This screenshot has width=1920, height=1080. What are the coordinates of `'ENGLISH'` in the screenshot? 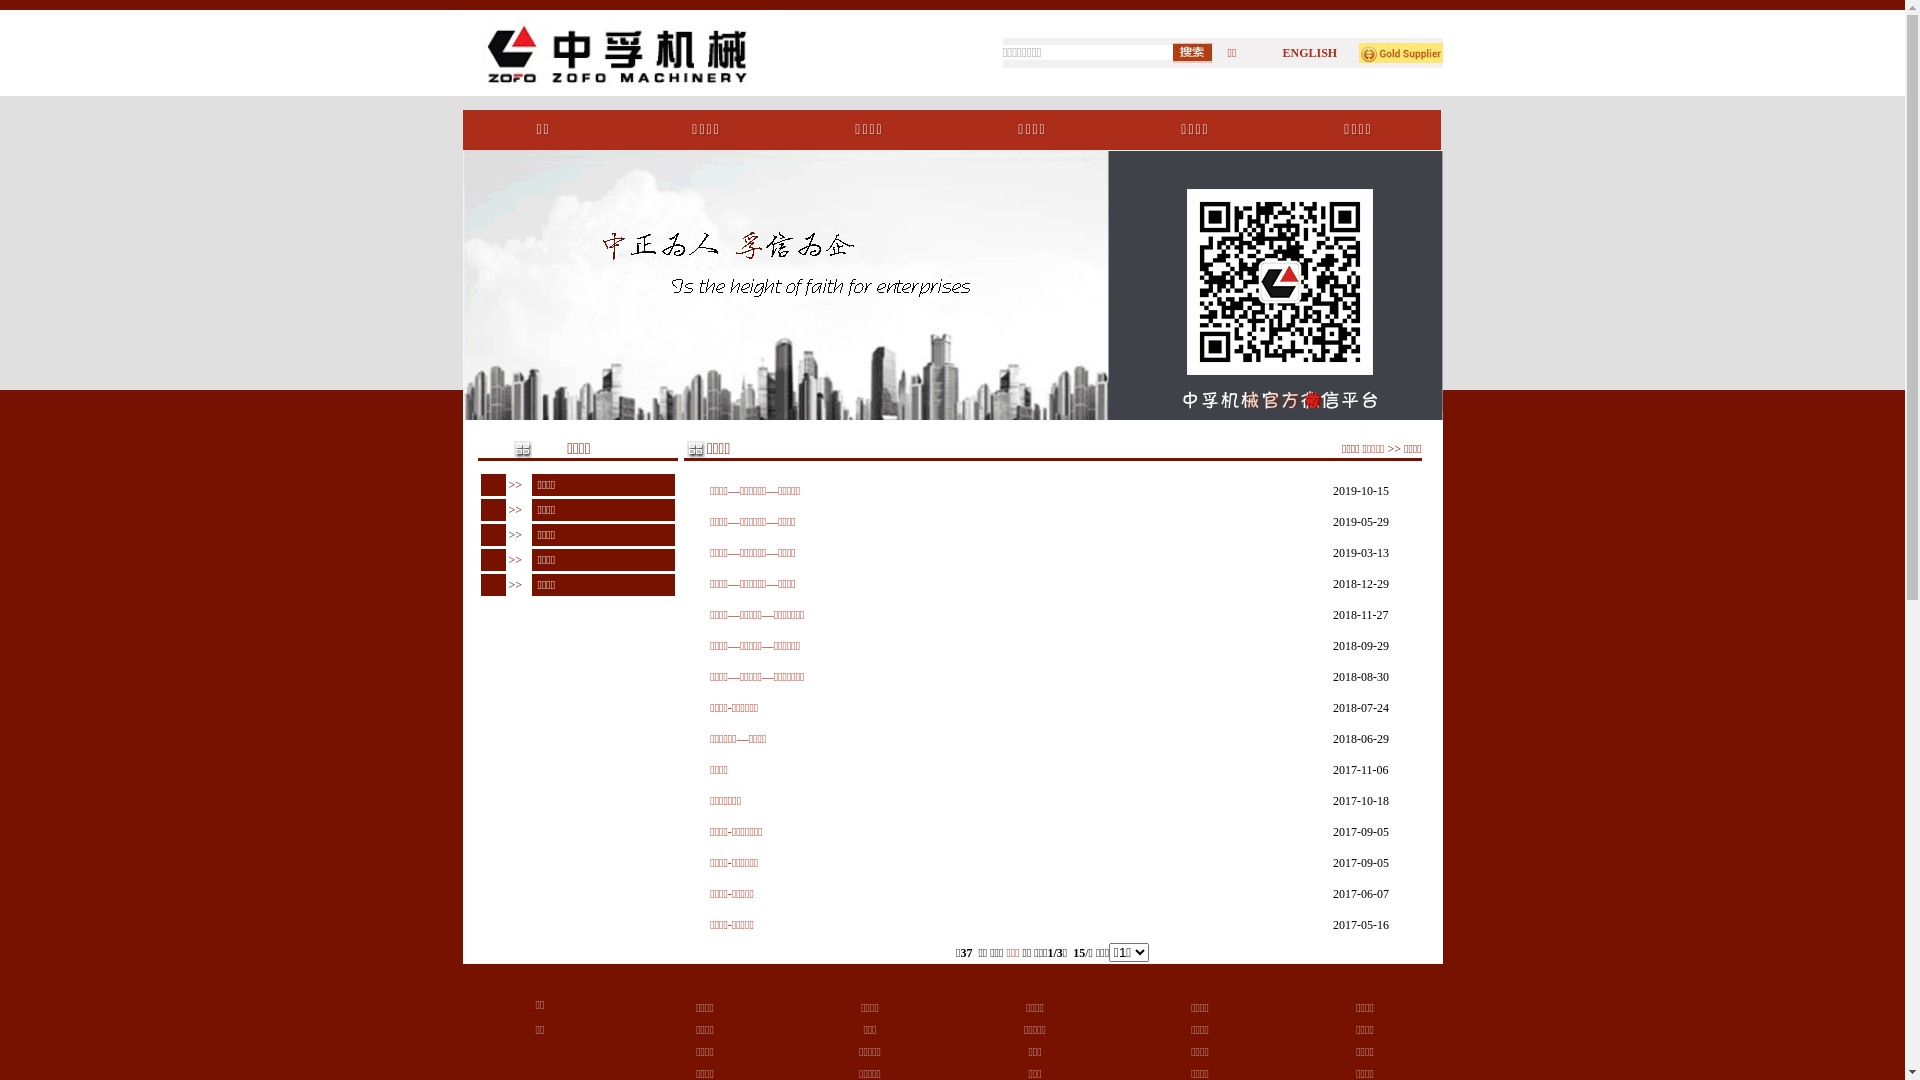 It's located at (1309, 52).